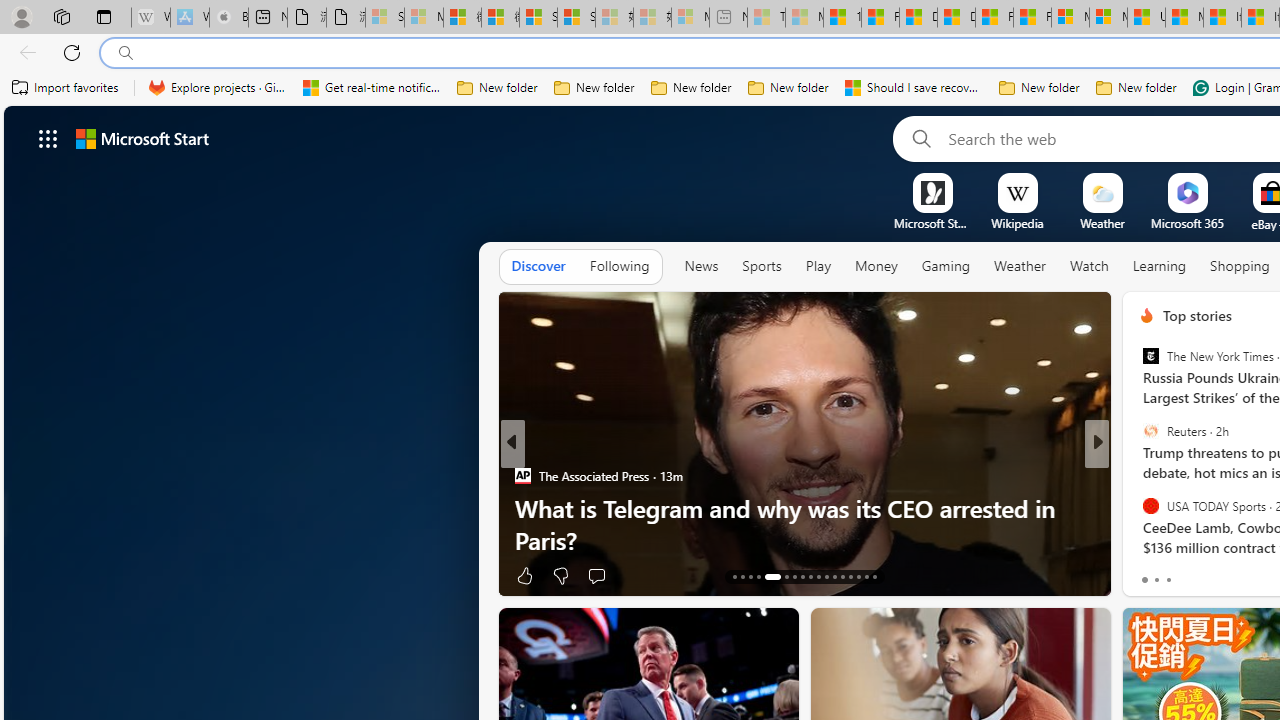 The height and width of the screenshot is (720, 1280). Describe the element at coordinates (817, 265) in the screenshot. I see `'Play'` at that location.